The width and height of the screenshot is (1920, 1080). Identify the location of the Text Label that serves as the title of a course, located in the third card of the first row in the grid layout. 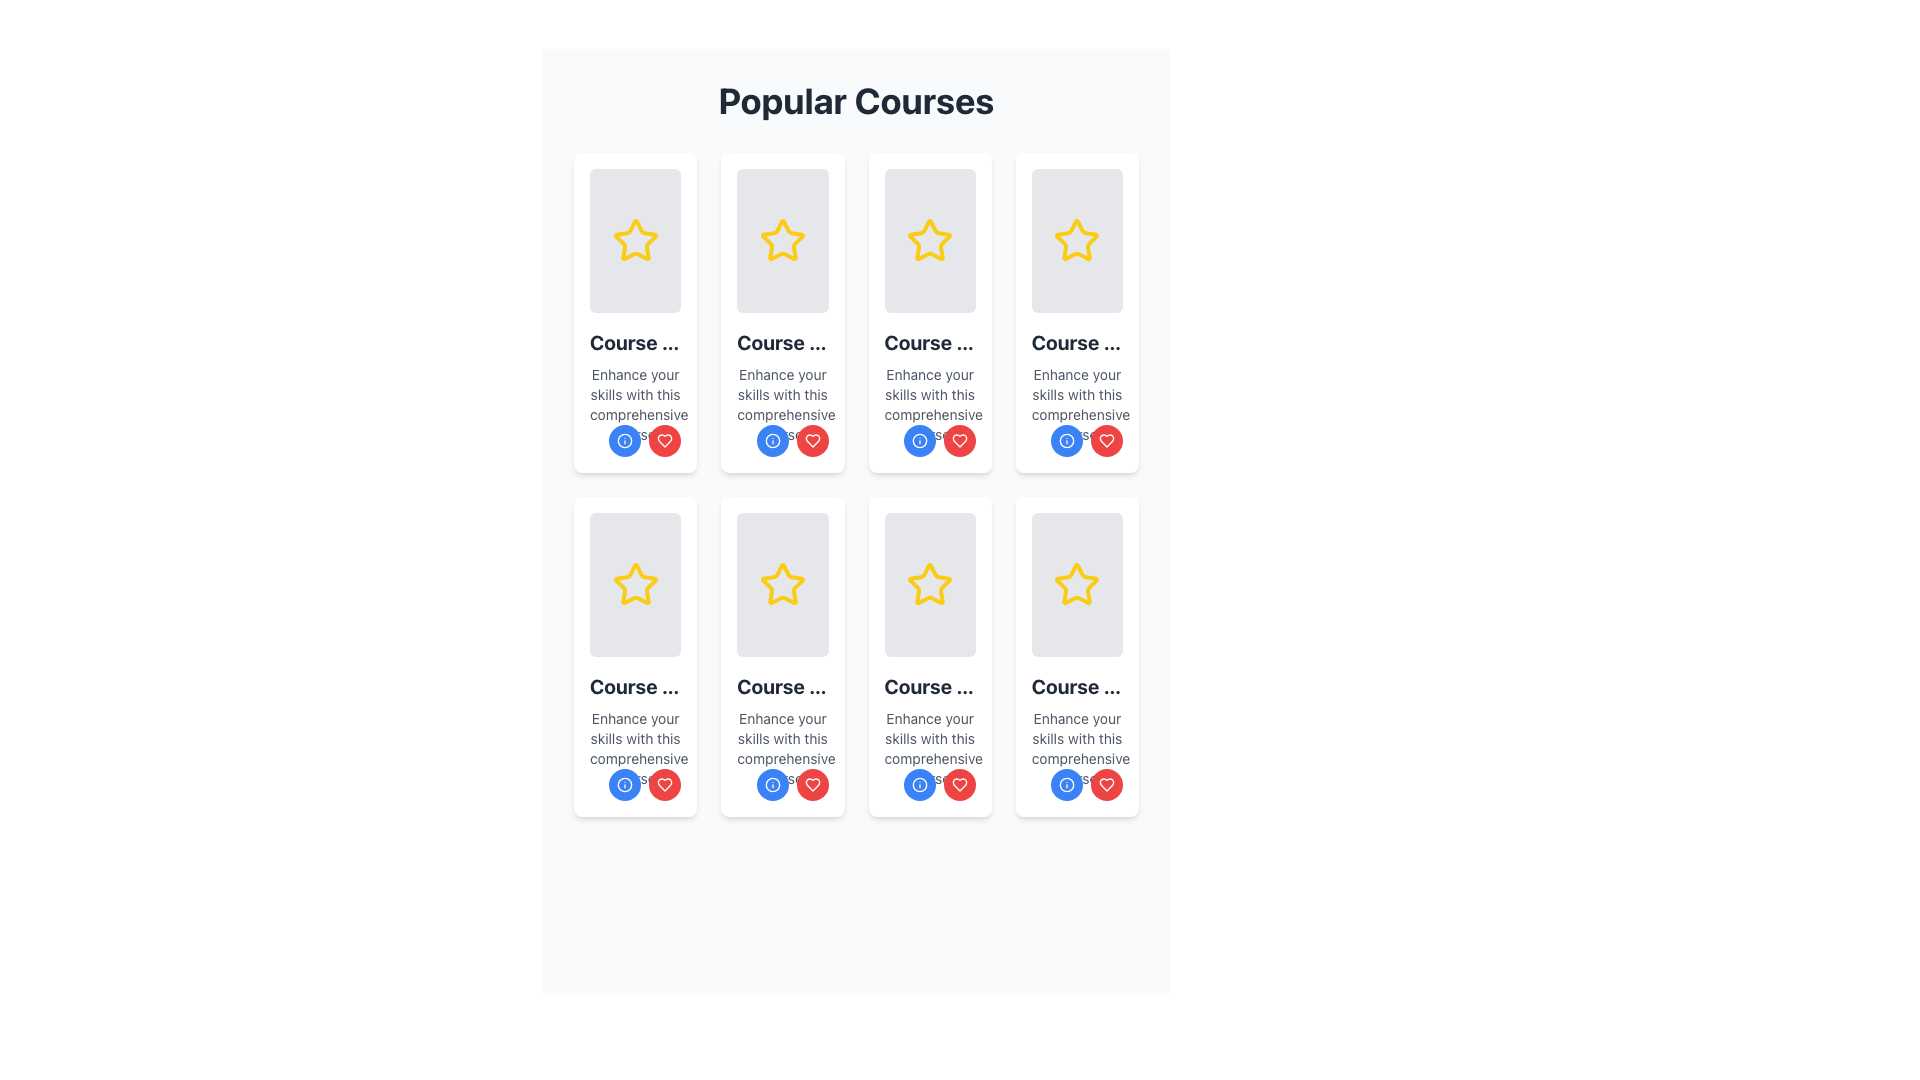
(929, 342).